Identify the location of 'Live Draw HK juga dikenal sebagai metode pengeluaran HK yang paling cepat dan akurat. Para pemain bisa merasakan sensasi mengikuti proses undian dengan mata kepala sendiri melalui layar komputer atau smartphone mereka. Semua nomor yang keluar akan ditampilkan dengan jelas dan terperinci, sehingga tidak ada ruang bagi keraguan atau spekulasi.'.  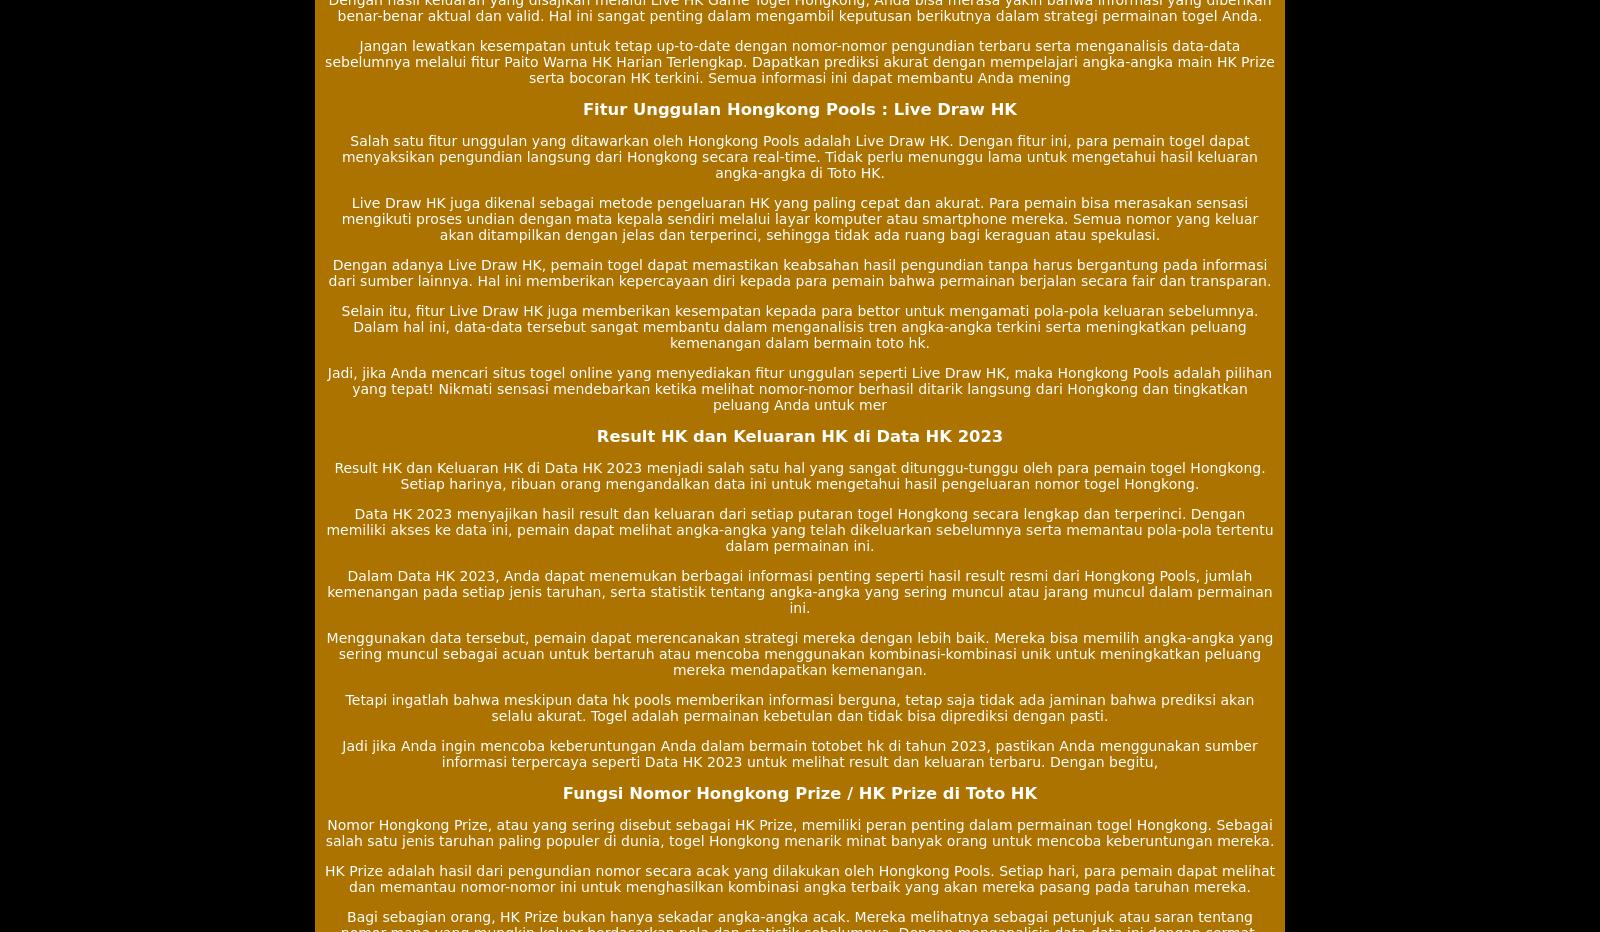
(799, 219).